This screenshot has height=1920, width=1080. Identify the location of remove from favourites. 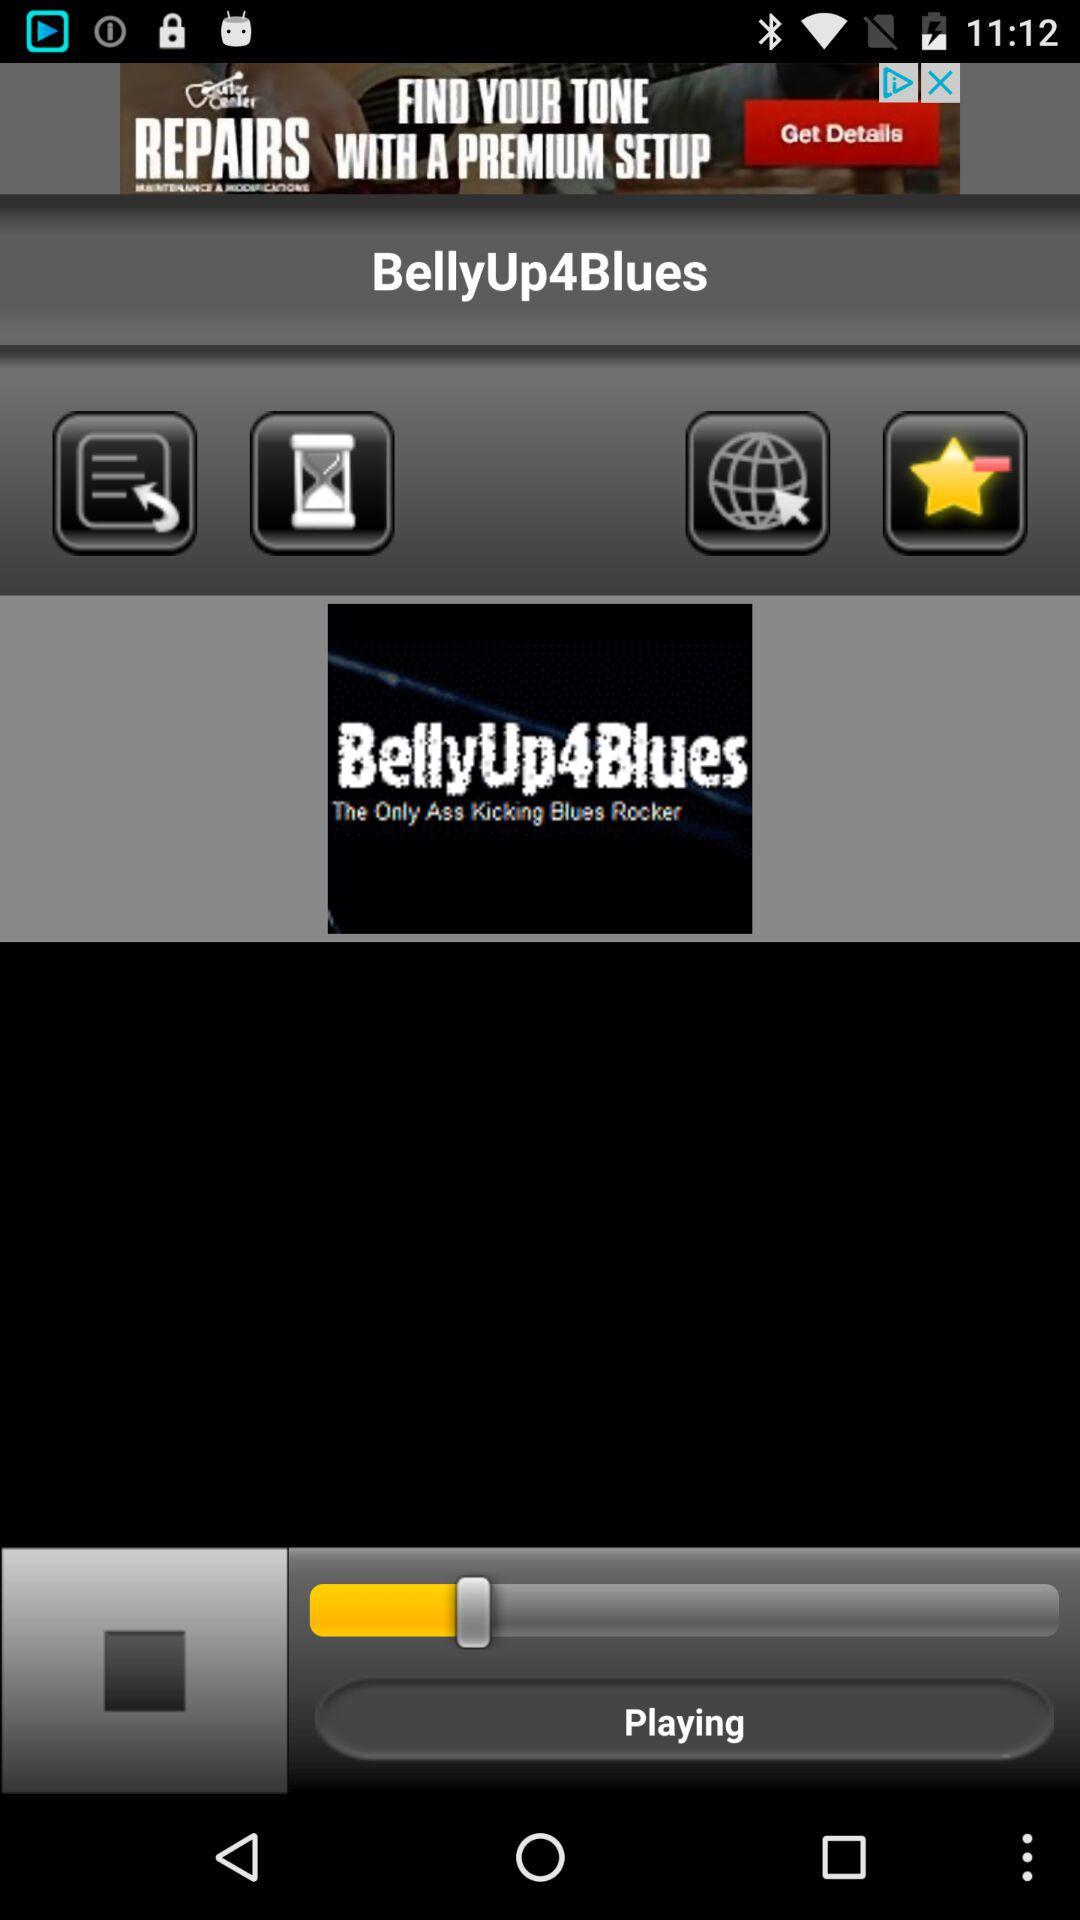
(954, 483).